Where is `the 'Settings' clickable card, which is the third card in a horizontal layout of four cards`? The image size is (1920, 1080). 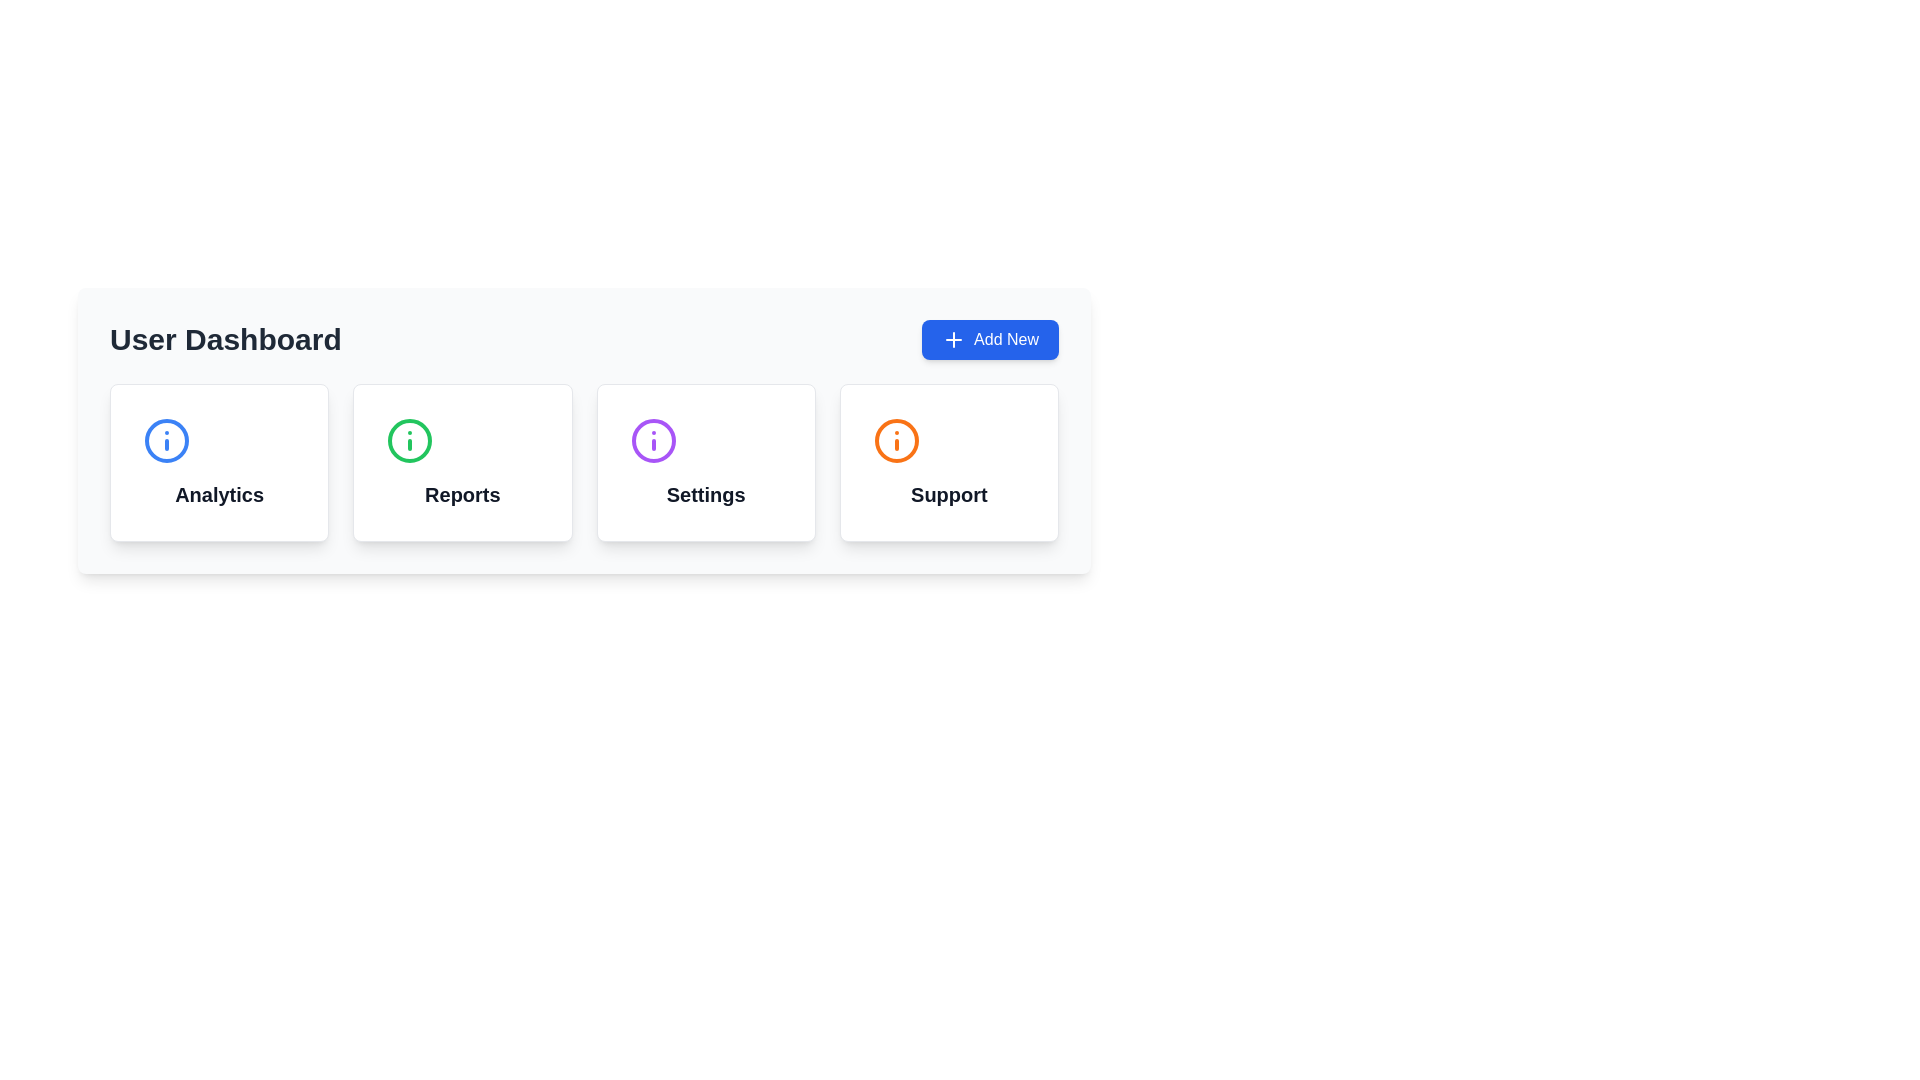 the 'Settings' clickable card, which is the third card in a horizontal layout of four cards is located at coordinates (706, 462).